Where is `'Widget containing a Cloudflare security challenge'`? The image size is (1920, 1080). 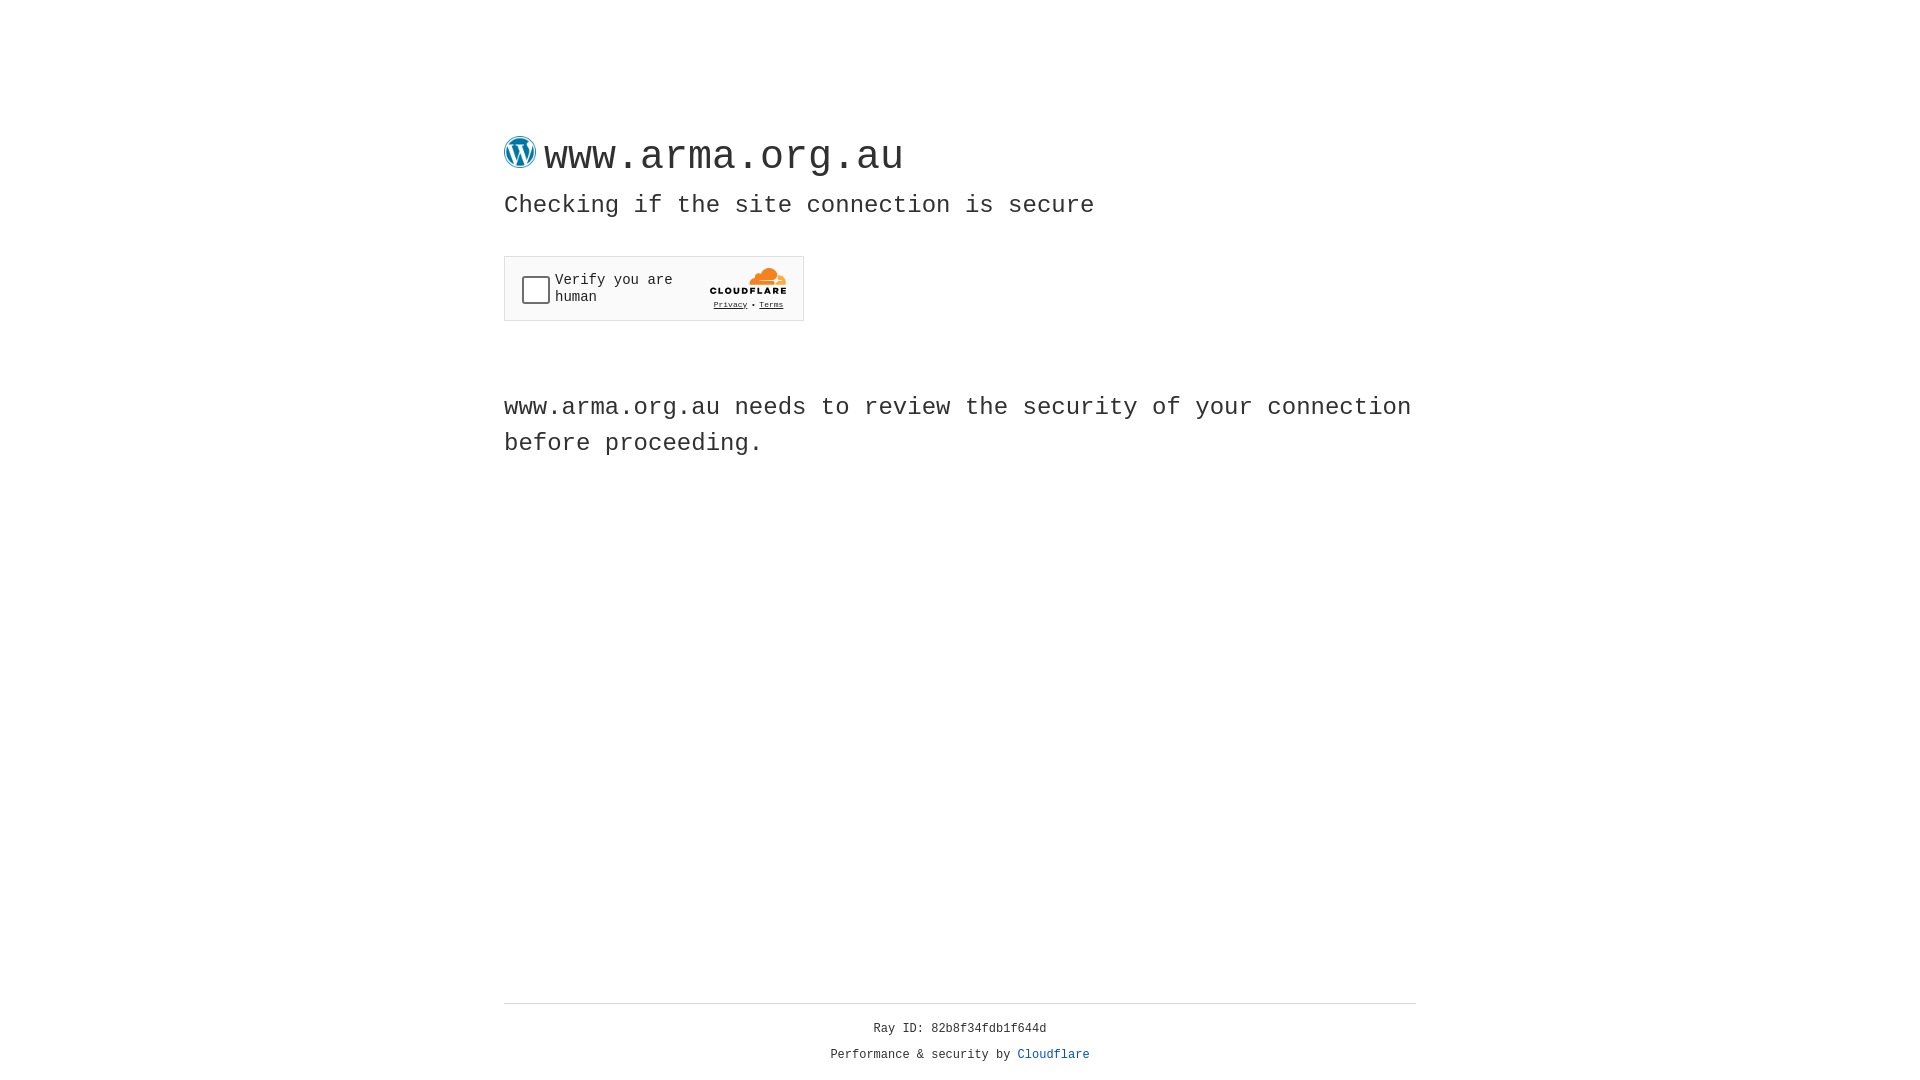 'Widget containing a Cloudflare security challenge' is located at coordinates (653, 288).